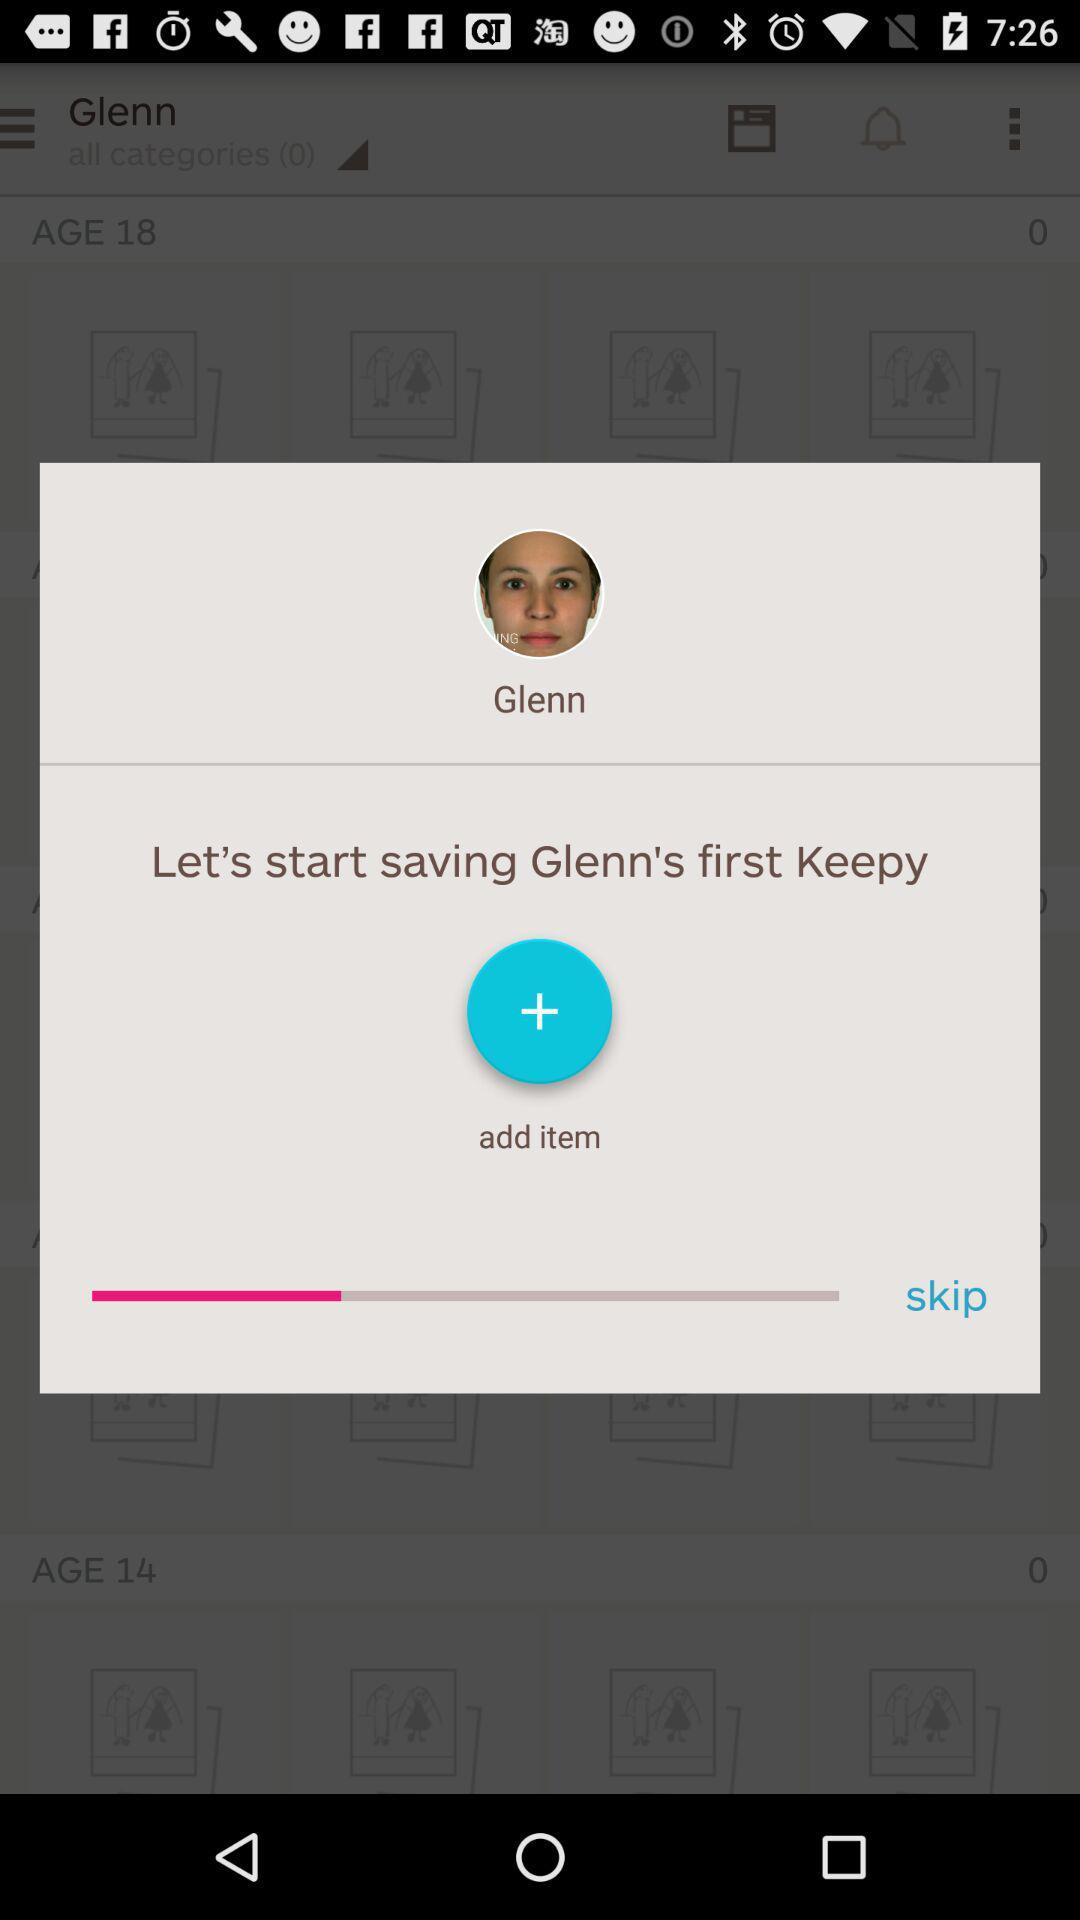 This screenshot has height=1920, width=1080. I want to click on the skip app, so click(939, 1296).